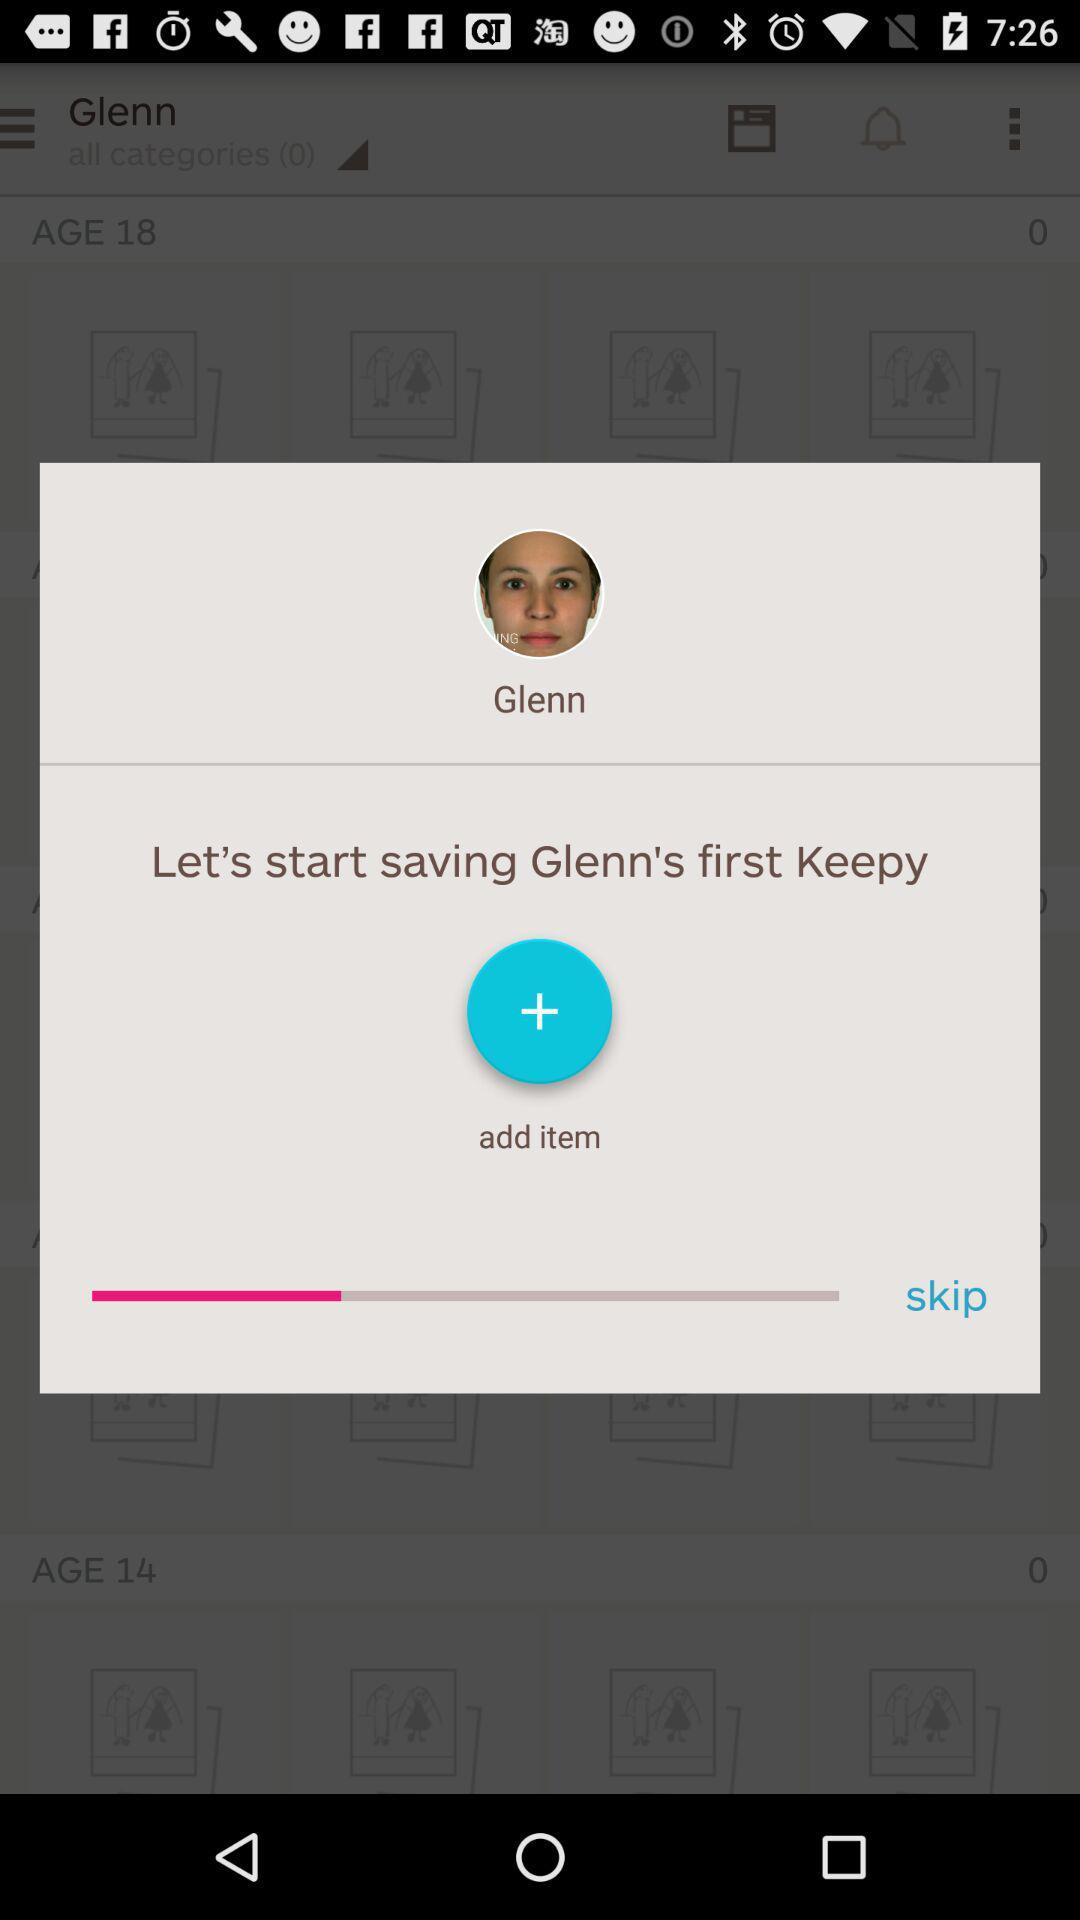 This screenshot has height=1920, width=1080. I want to click on the skip app, so click(939, 1296).